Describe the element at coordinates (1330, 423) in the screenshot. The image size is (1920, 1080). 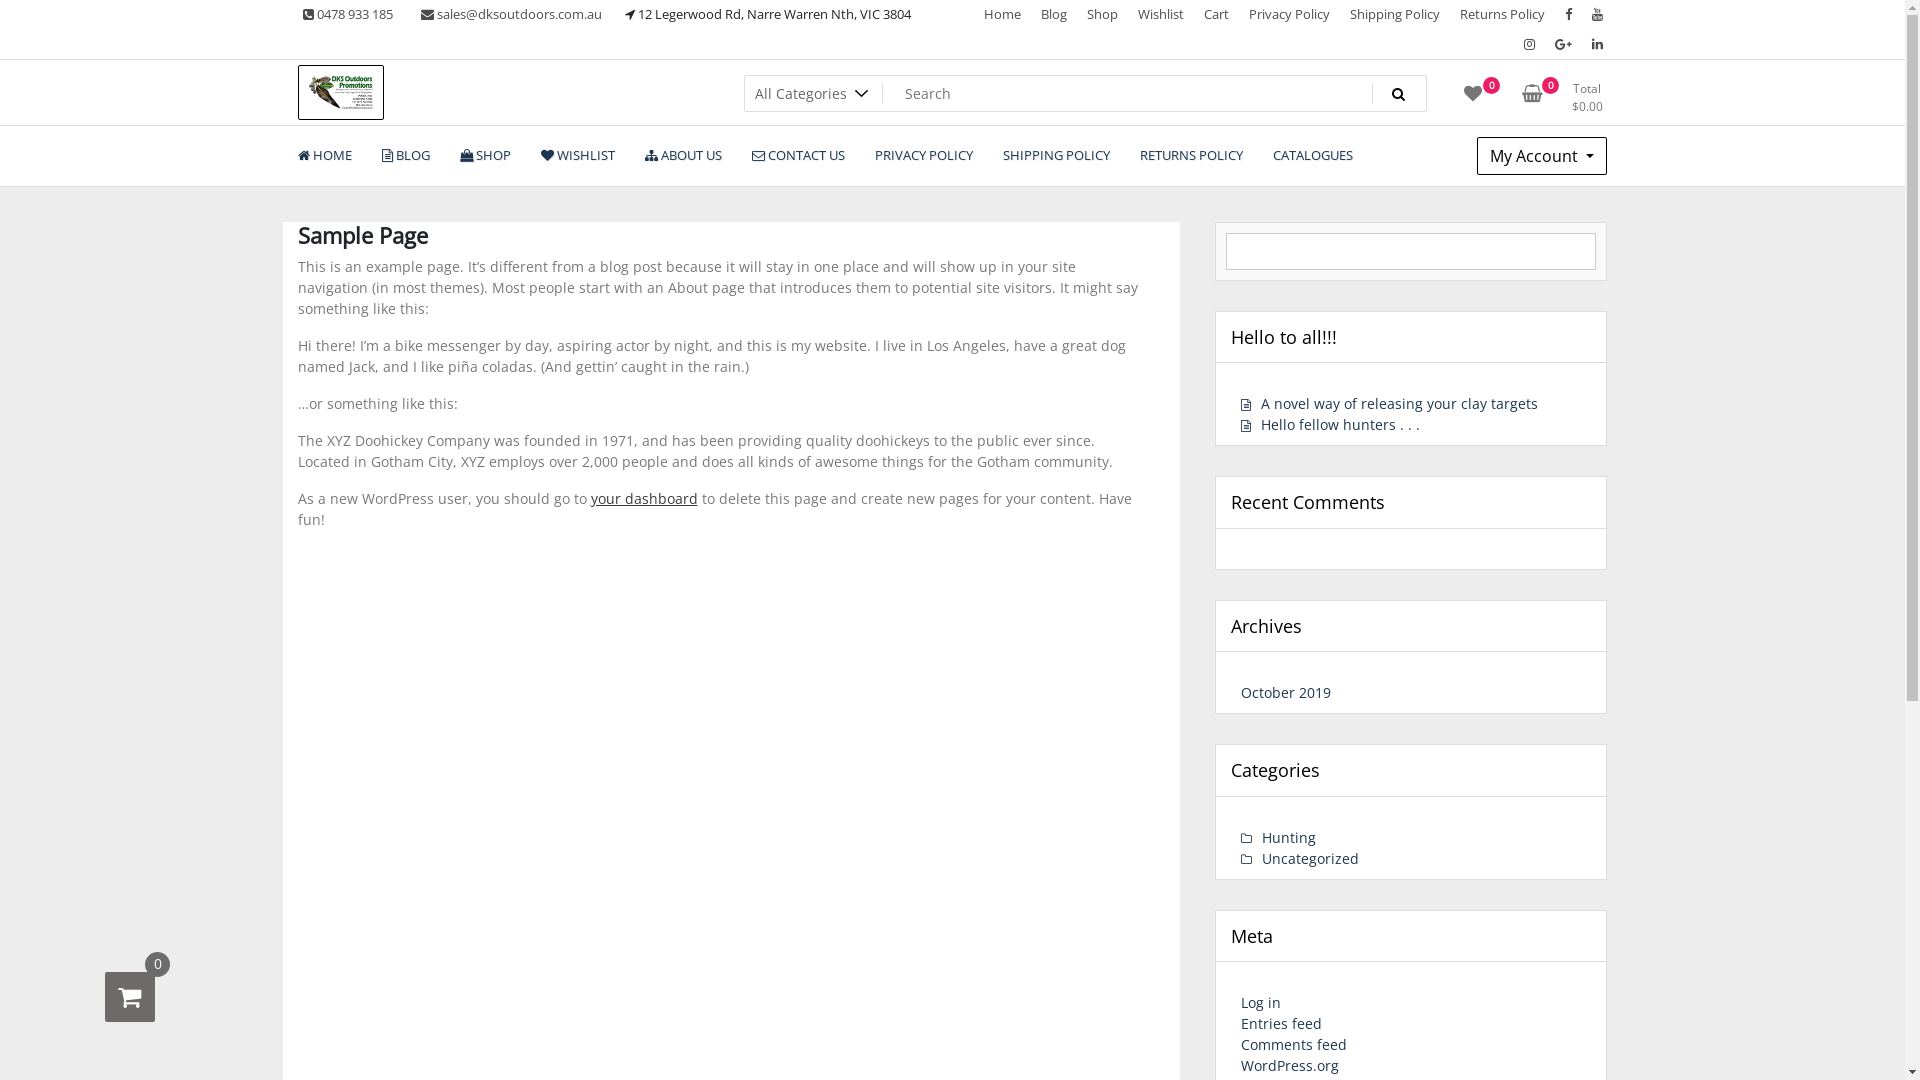
I see `'Hello fellow hunters . . .'` at that location.